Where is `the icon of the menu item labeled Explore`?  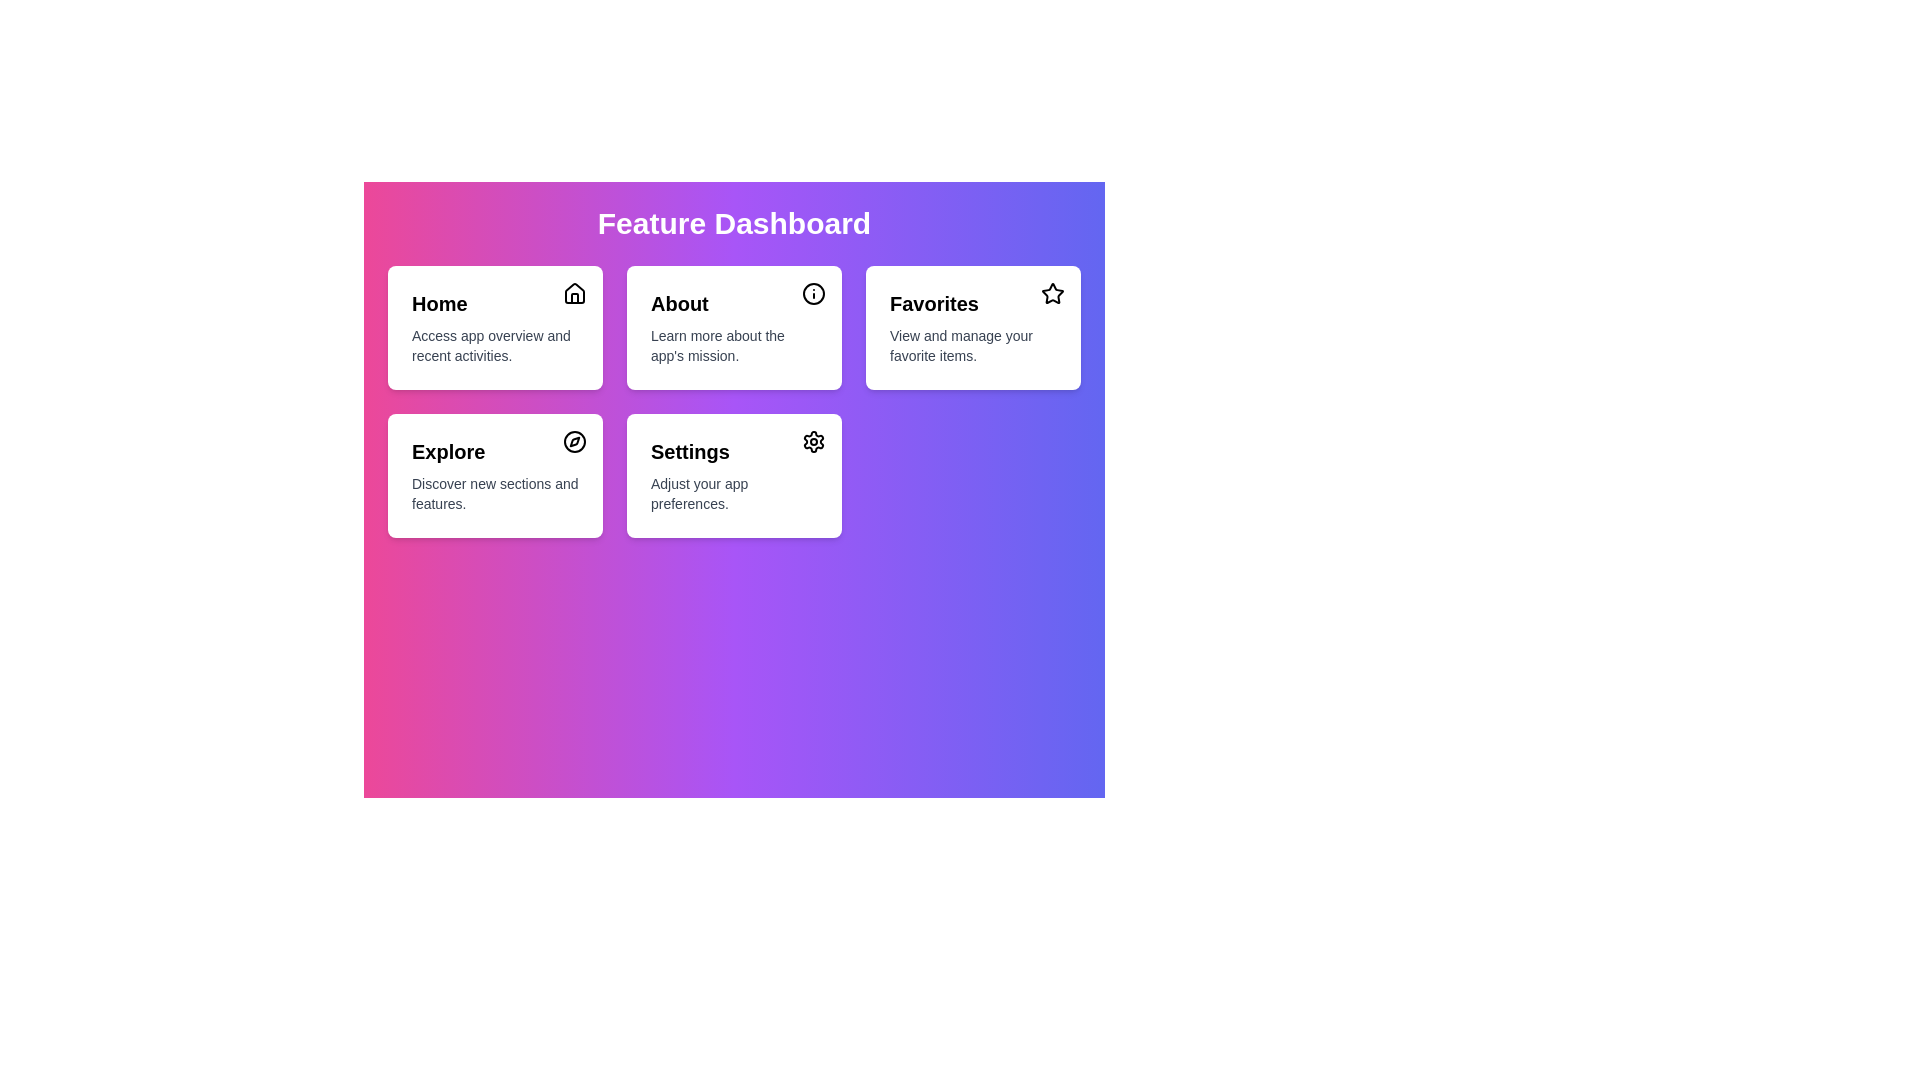 the icon of the menu item labeled Explore is located at coordinates (574, 441).